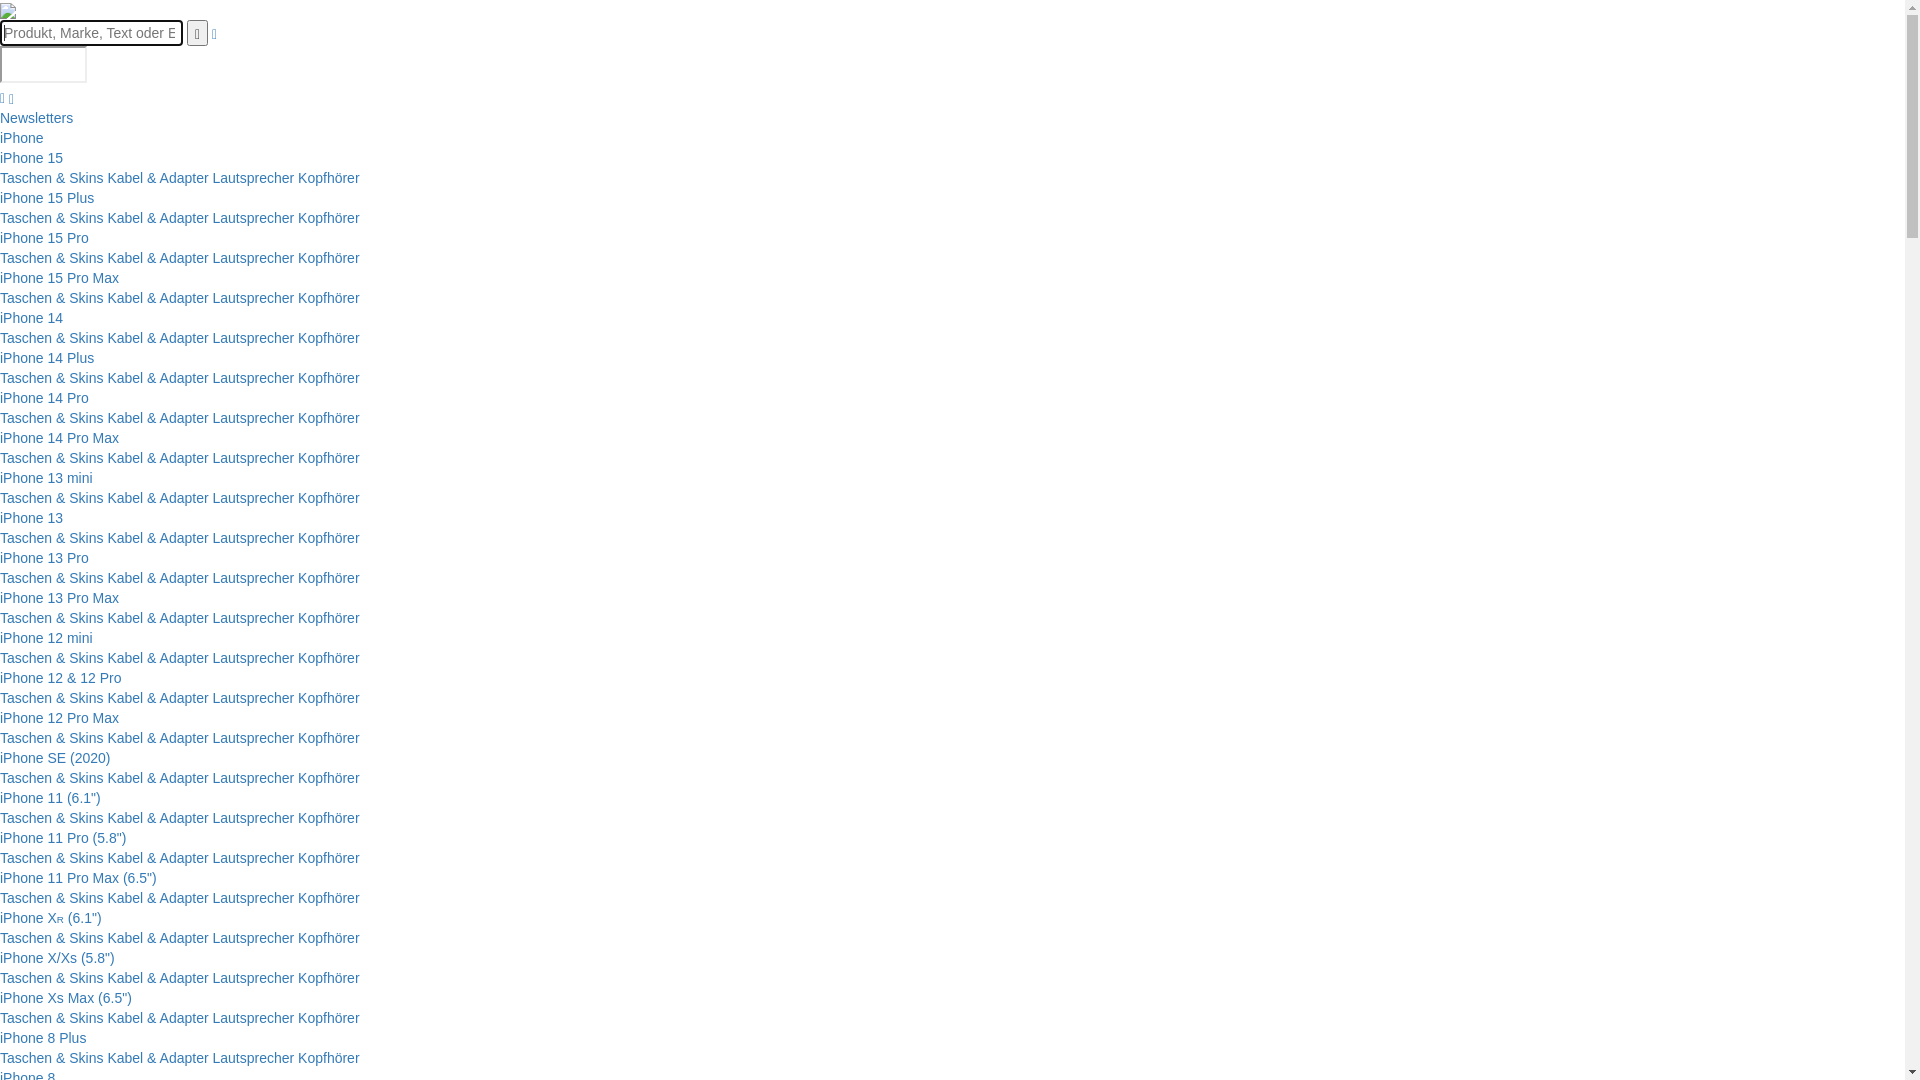  I want to click on 'Taschen & Skins', so click(52, 578).